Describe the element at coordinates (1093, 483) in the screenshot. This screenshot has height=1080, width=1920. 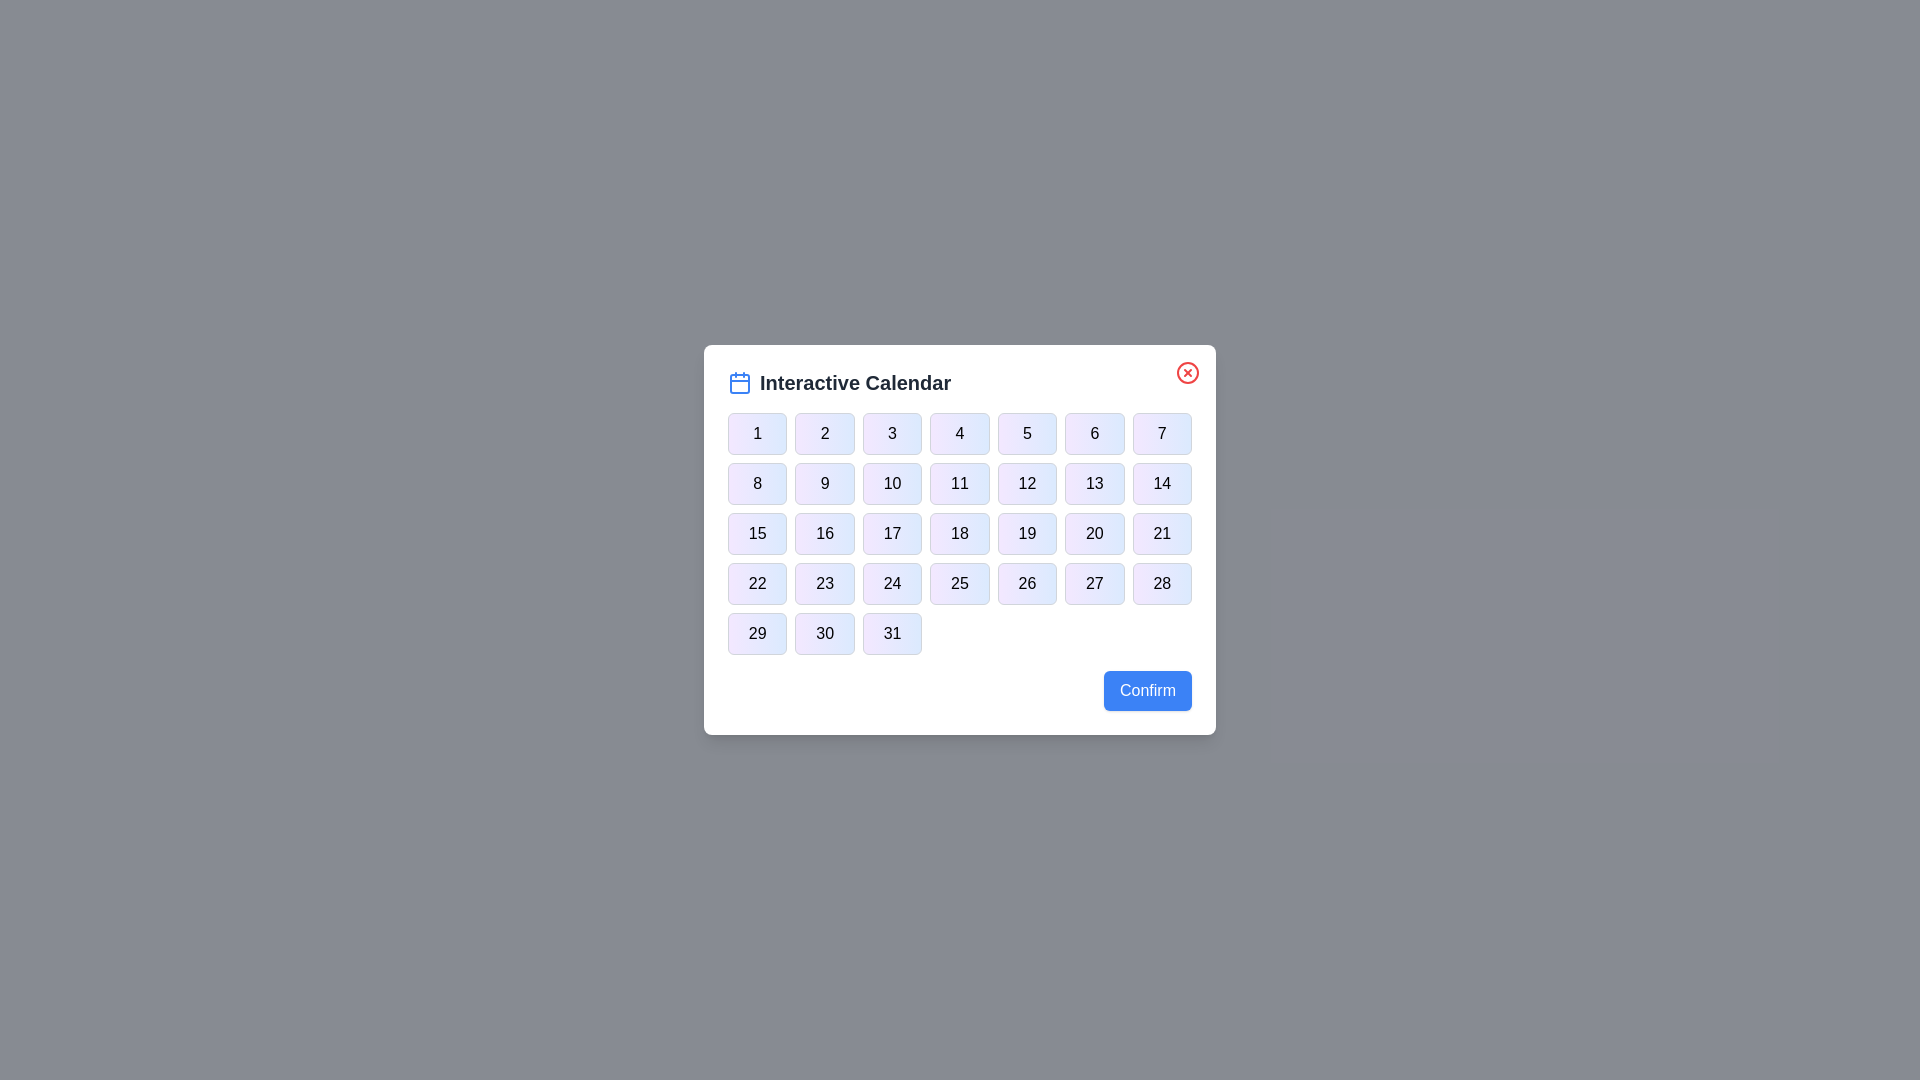
I see `the button corresponding to day 13 in the calendar` at that location.